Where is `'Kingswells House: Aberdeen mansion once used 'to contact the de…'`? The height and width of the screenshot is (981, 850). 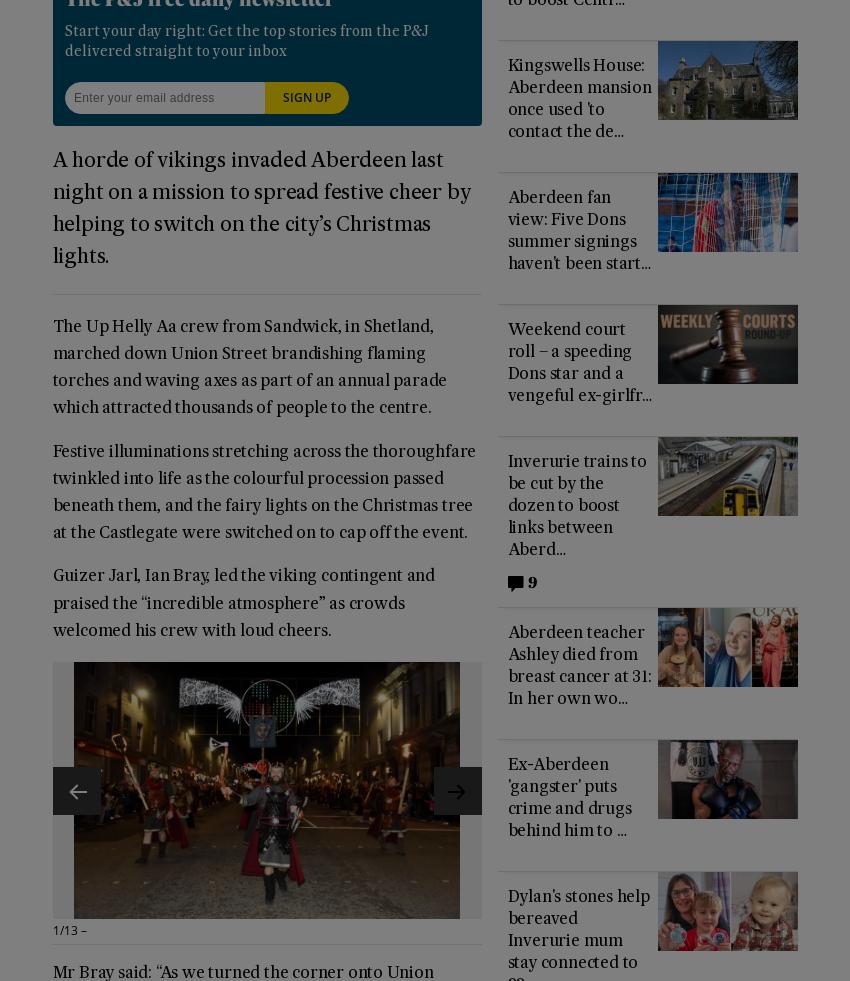
'Kingswells House: Aberdeen mansion once used 'to contact the de…' is located at coordinates (579, 98).